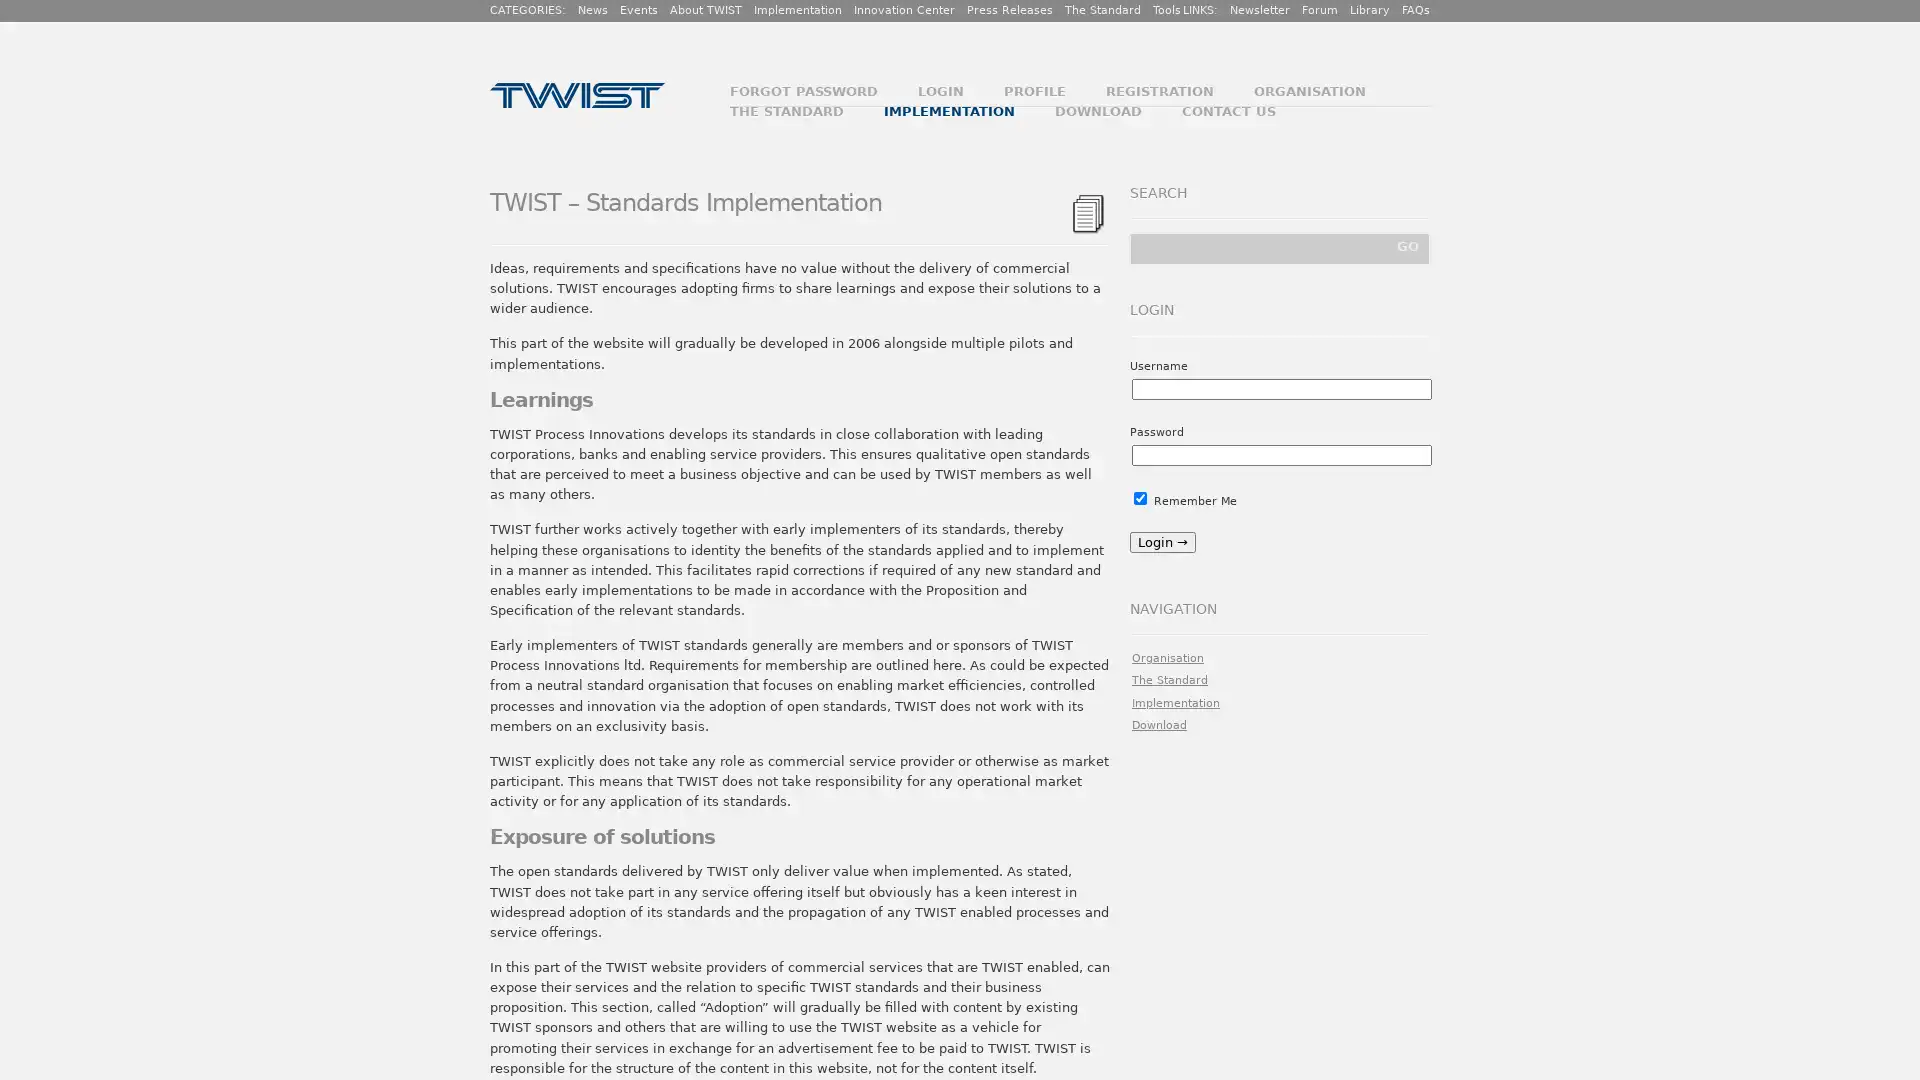 This screenshot has height=1080, width=1920. Describe the element at coordinates (1162, 542) in the screenshot. I see `Login` at that location.